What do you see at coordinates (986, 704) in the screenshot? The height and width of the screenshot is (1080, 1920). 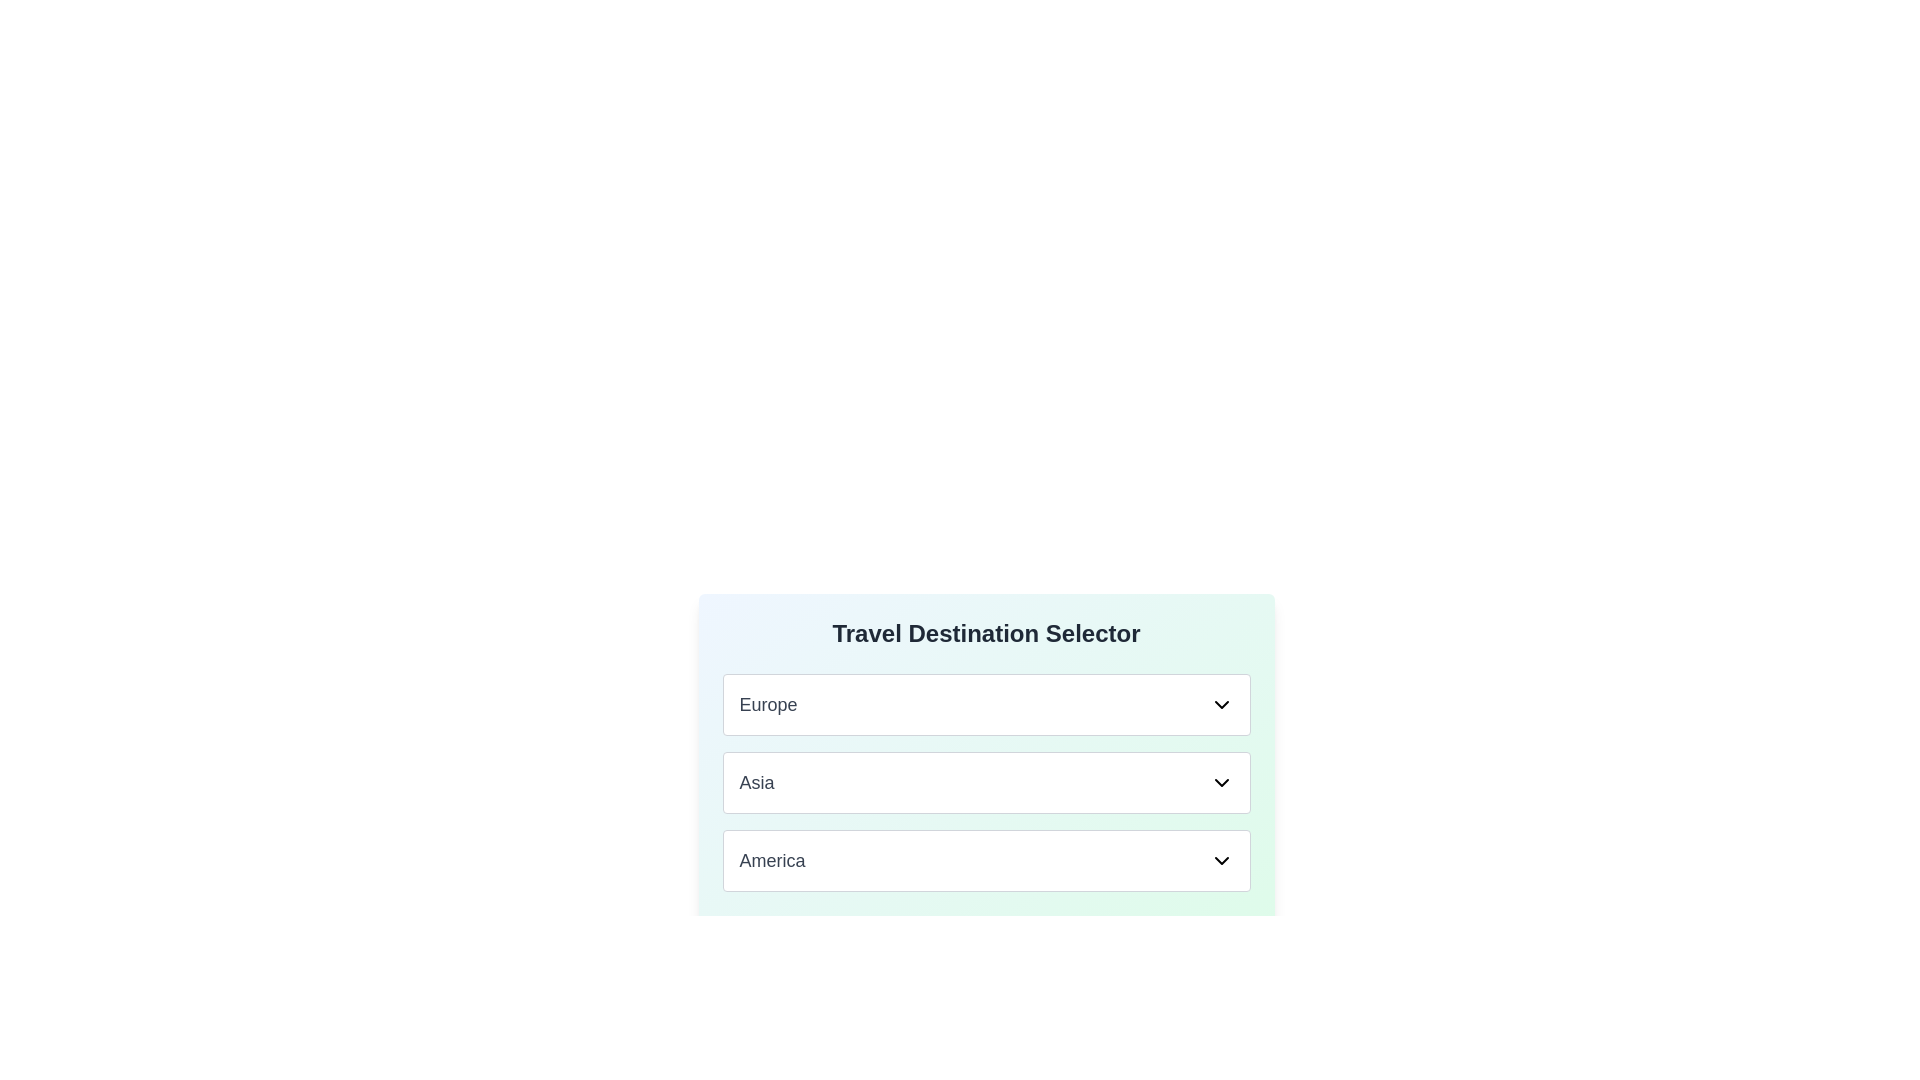 I see `the 'Europe' dropdown selector` at bounding box center [986, 704].